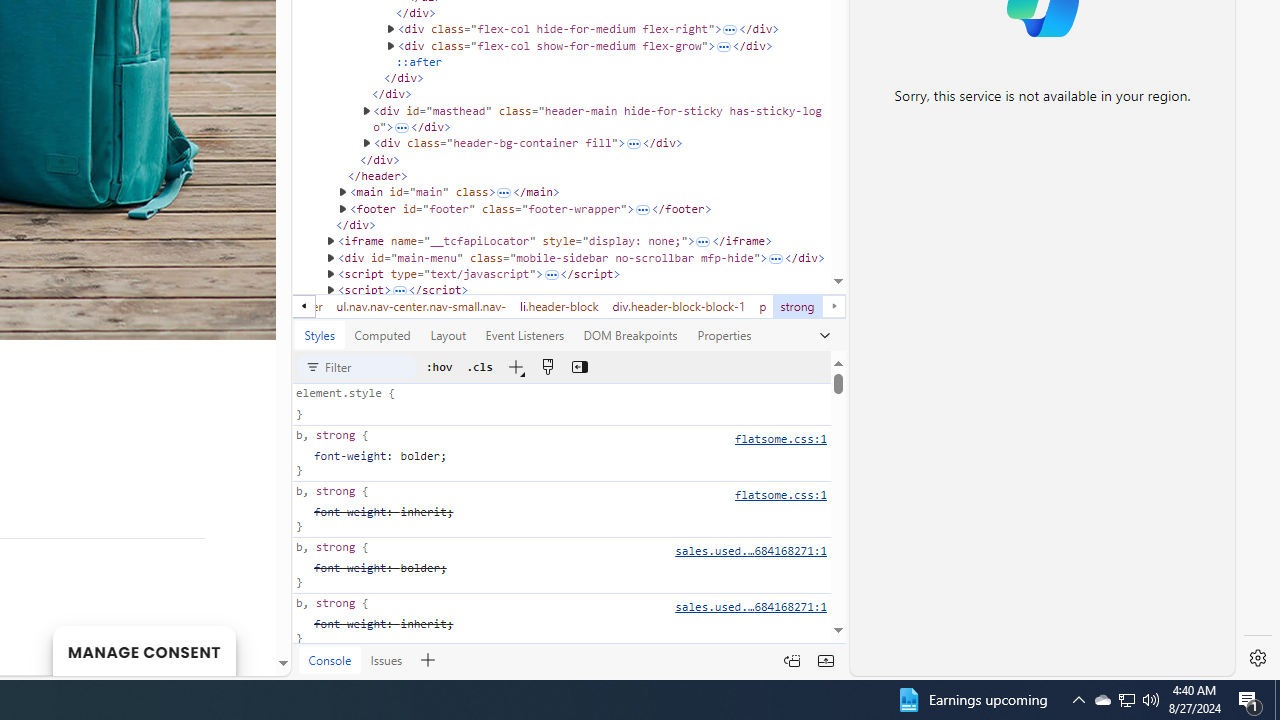 The height and width of the screenshot is (720, 1280). Describe the element at coordinates (524, 334) in the screenshot. I see `'Event Listeners'` at that location.